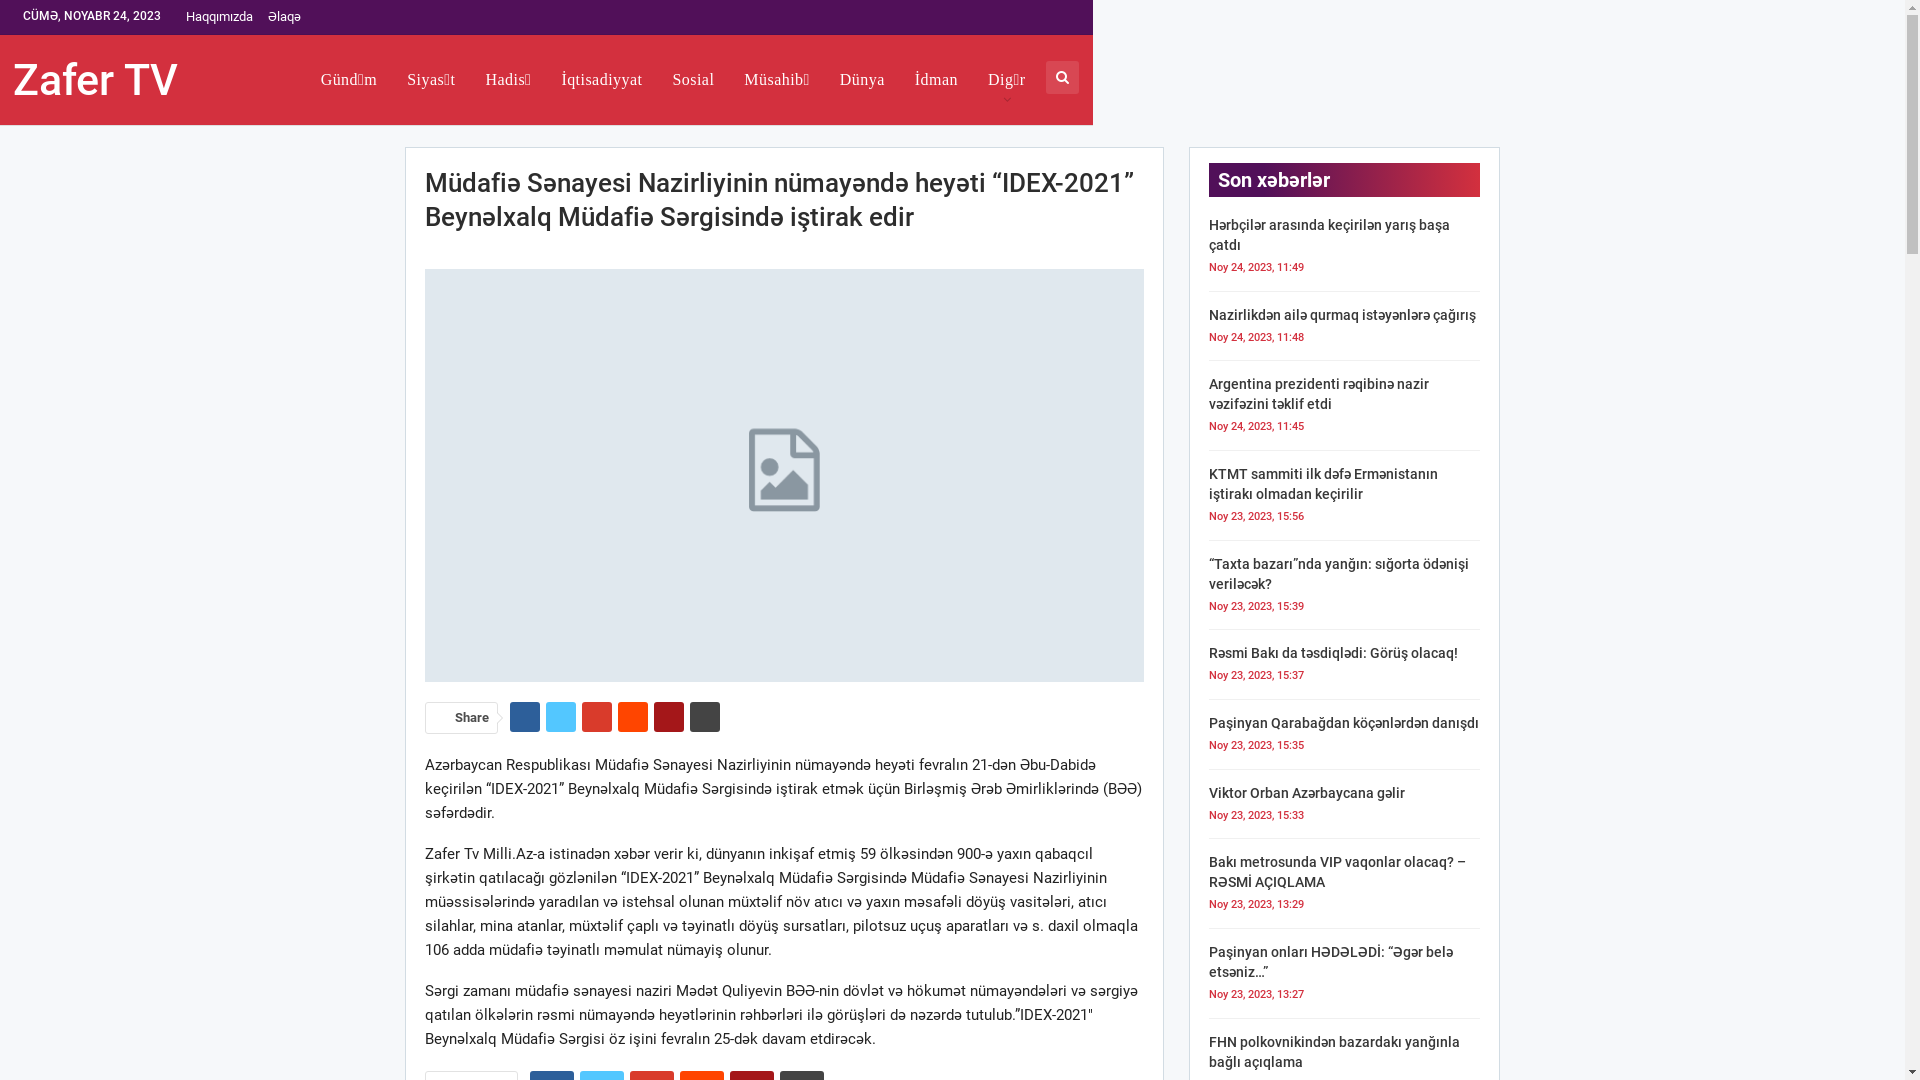  Describe the element at coordinates (692, 79) in the screenshot. I see `'Sosial'` at that location.